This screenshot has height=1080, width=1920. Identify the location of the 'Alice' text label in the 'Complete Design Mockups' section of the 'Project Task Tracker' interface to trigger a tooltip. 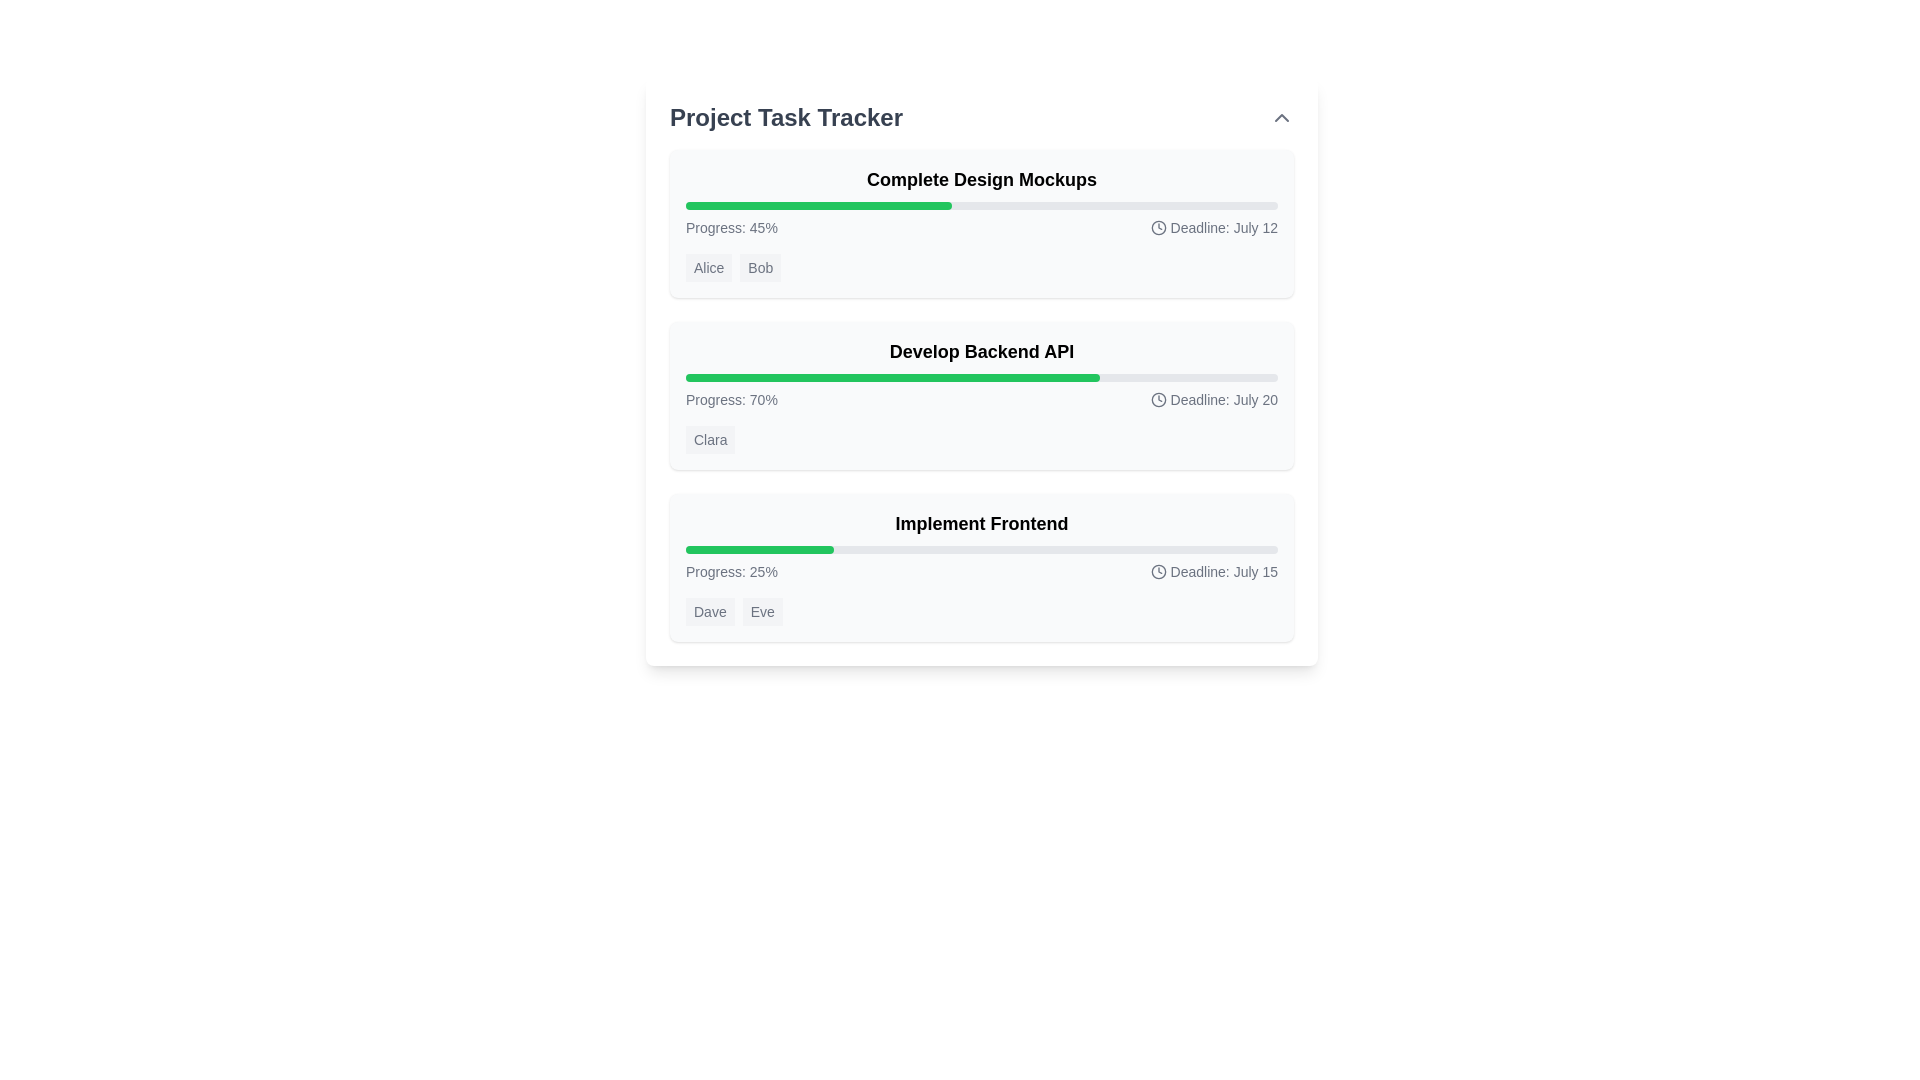
(709, 266).